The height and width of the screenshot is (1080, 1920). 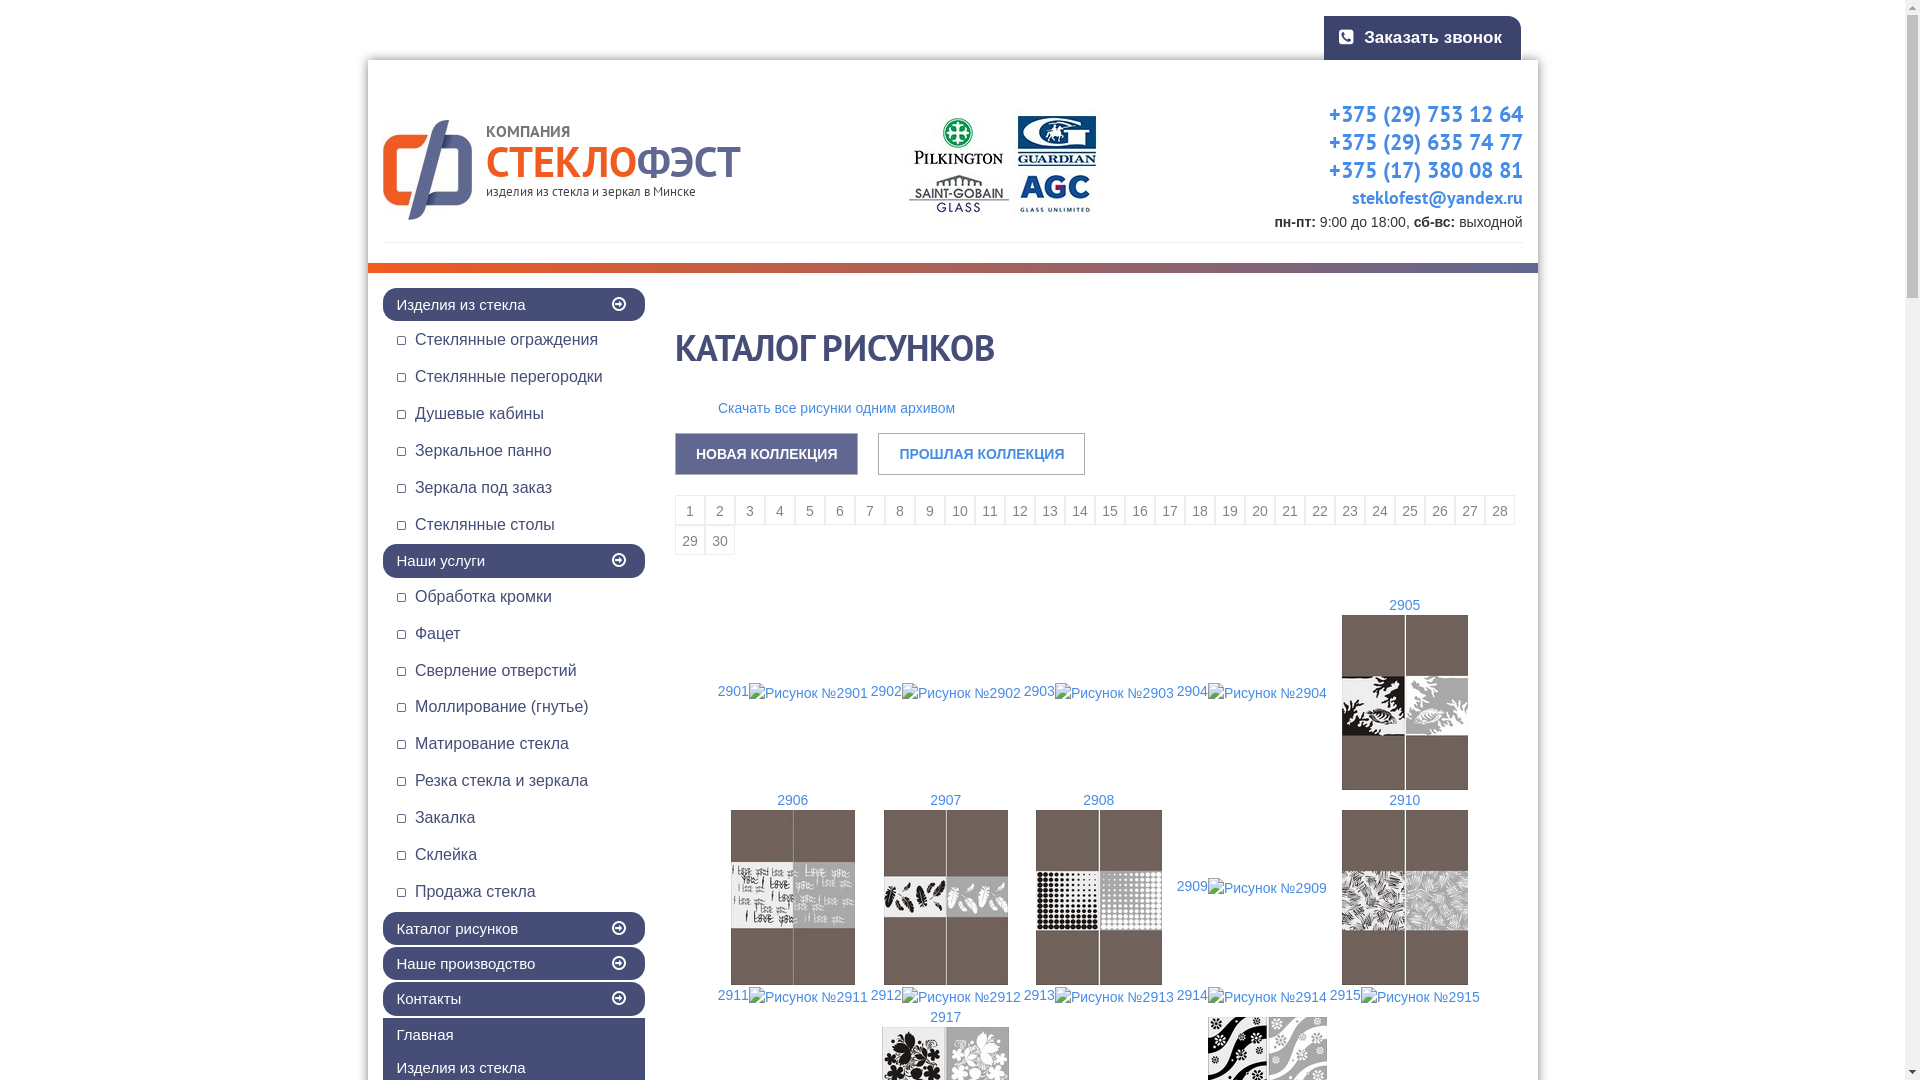 What do you see at coordinates (1022, 690) in the screenshot?
I see `'2903'` at bounding box center [1022, 690].